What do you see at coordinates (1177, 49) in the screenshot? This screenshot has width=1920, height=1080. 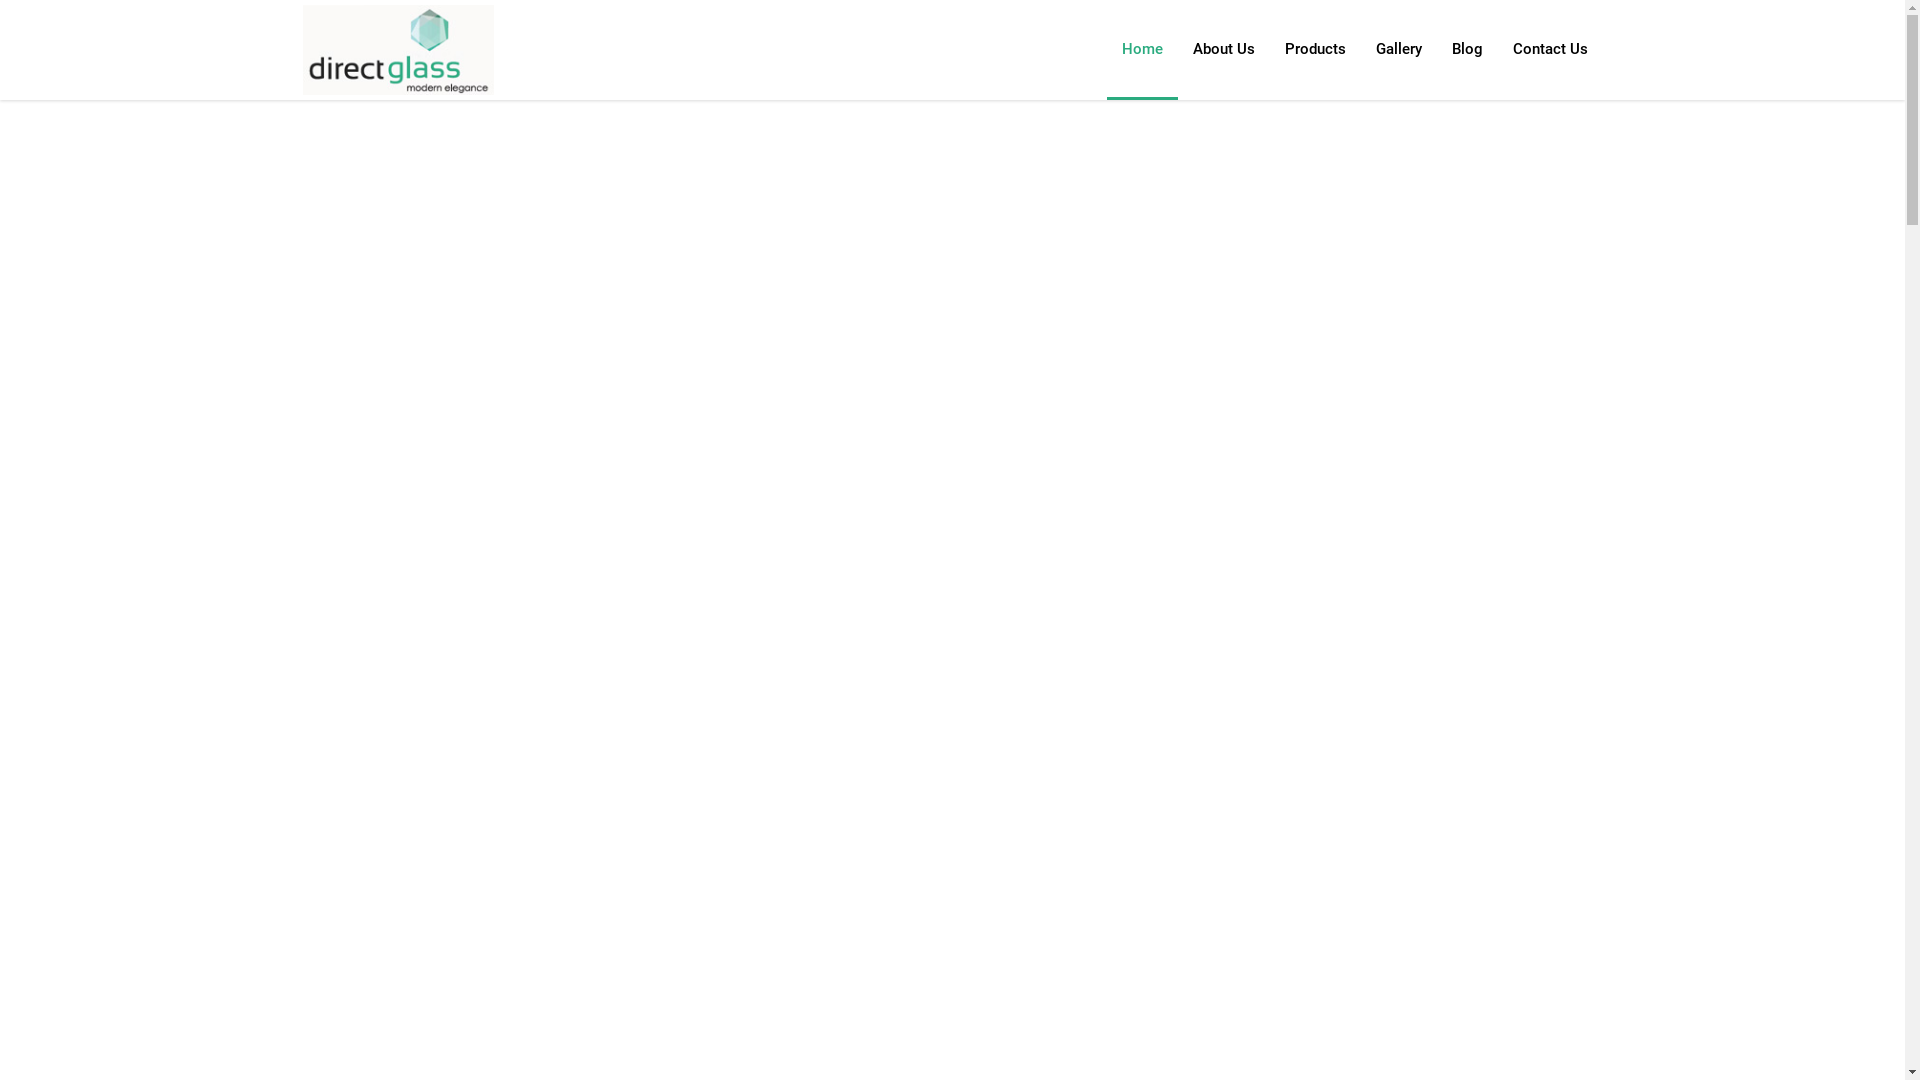 I see `'About Us'` at bounding box center [1177, 49].